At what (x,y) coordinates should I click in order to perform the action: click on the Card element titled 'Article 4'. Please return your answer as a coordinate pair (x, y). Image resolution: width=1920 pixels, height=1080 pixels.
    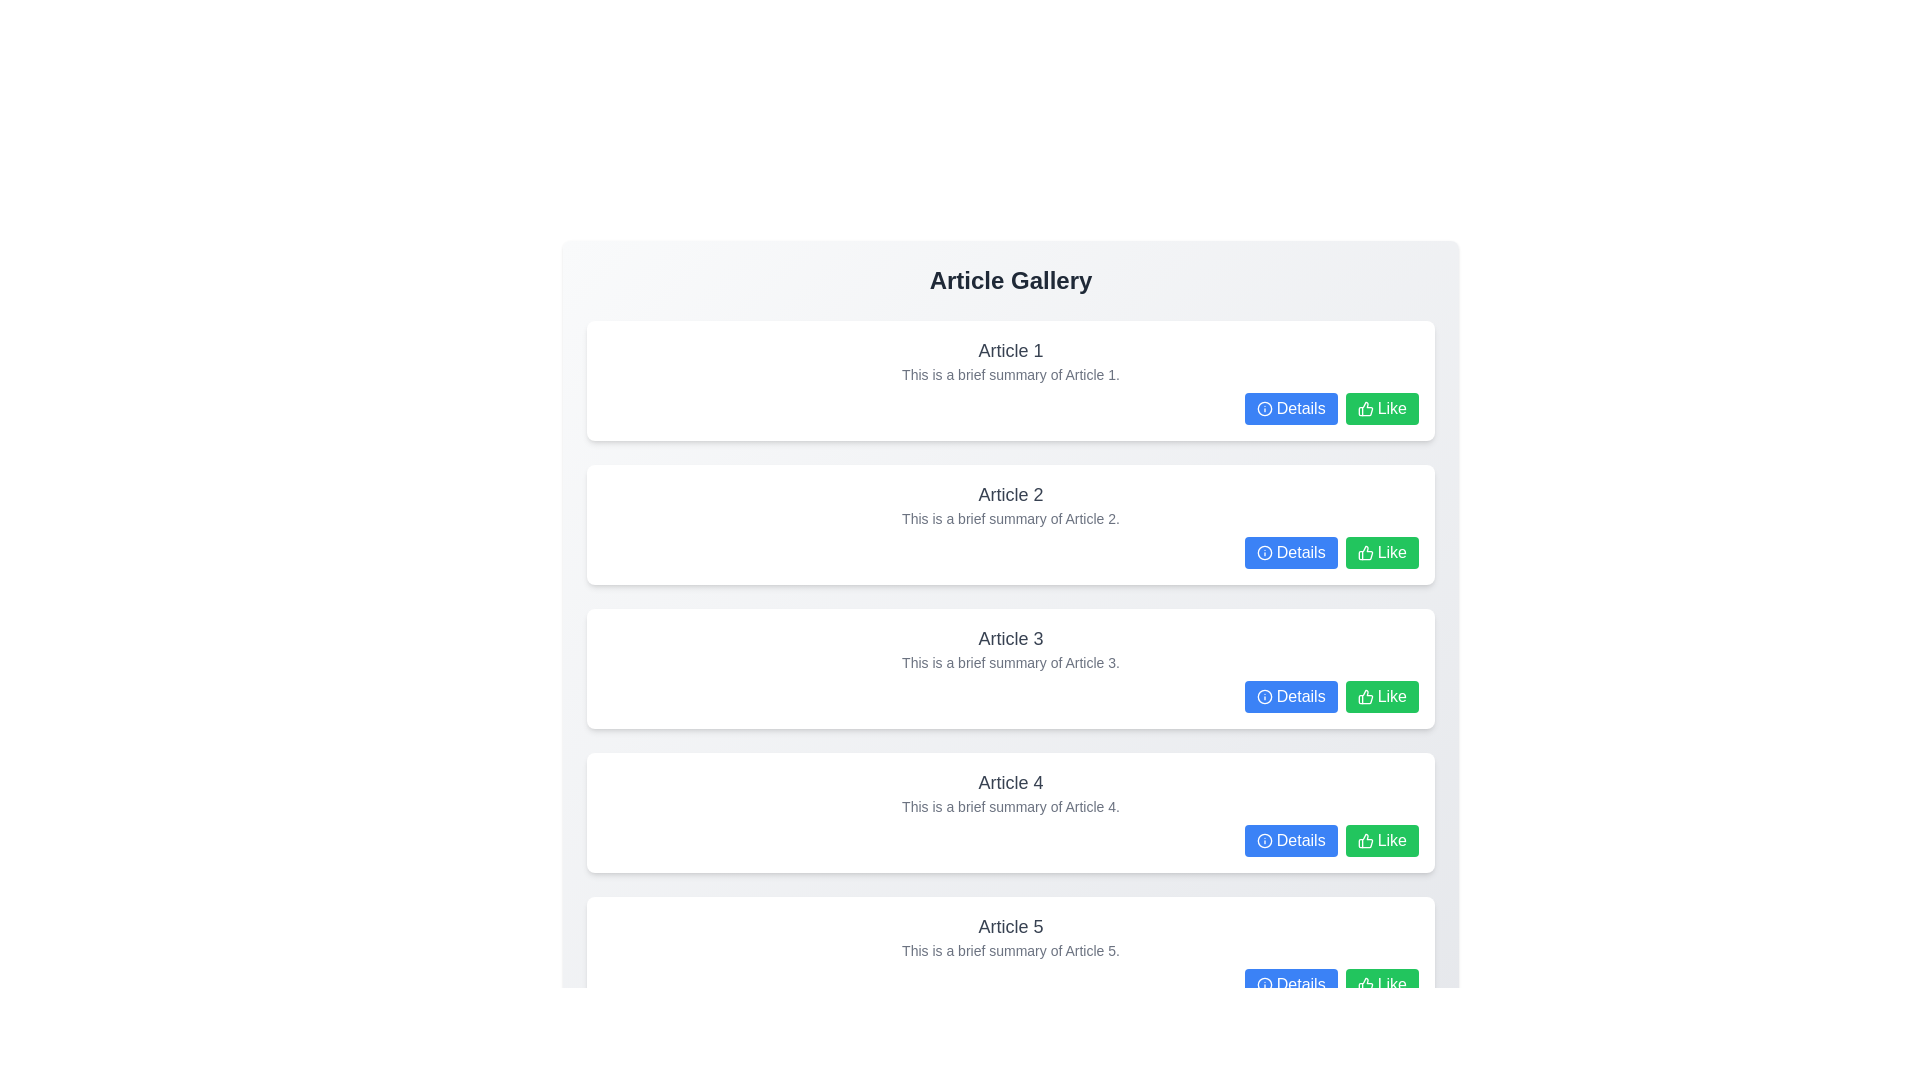
    Looking at the image, I should click on (1011, 813).